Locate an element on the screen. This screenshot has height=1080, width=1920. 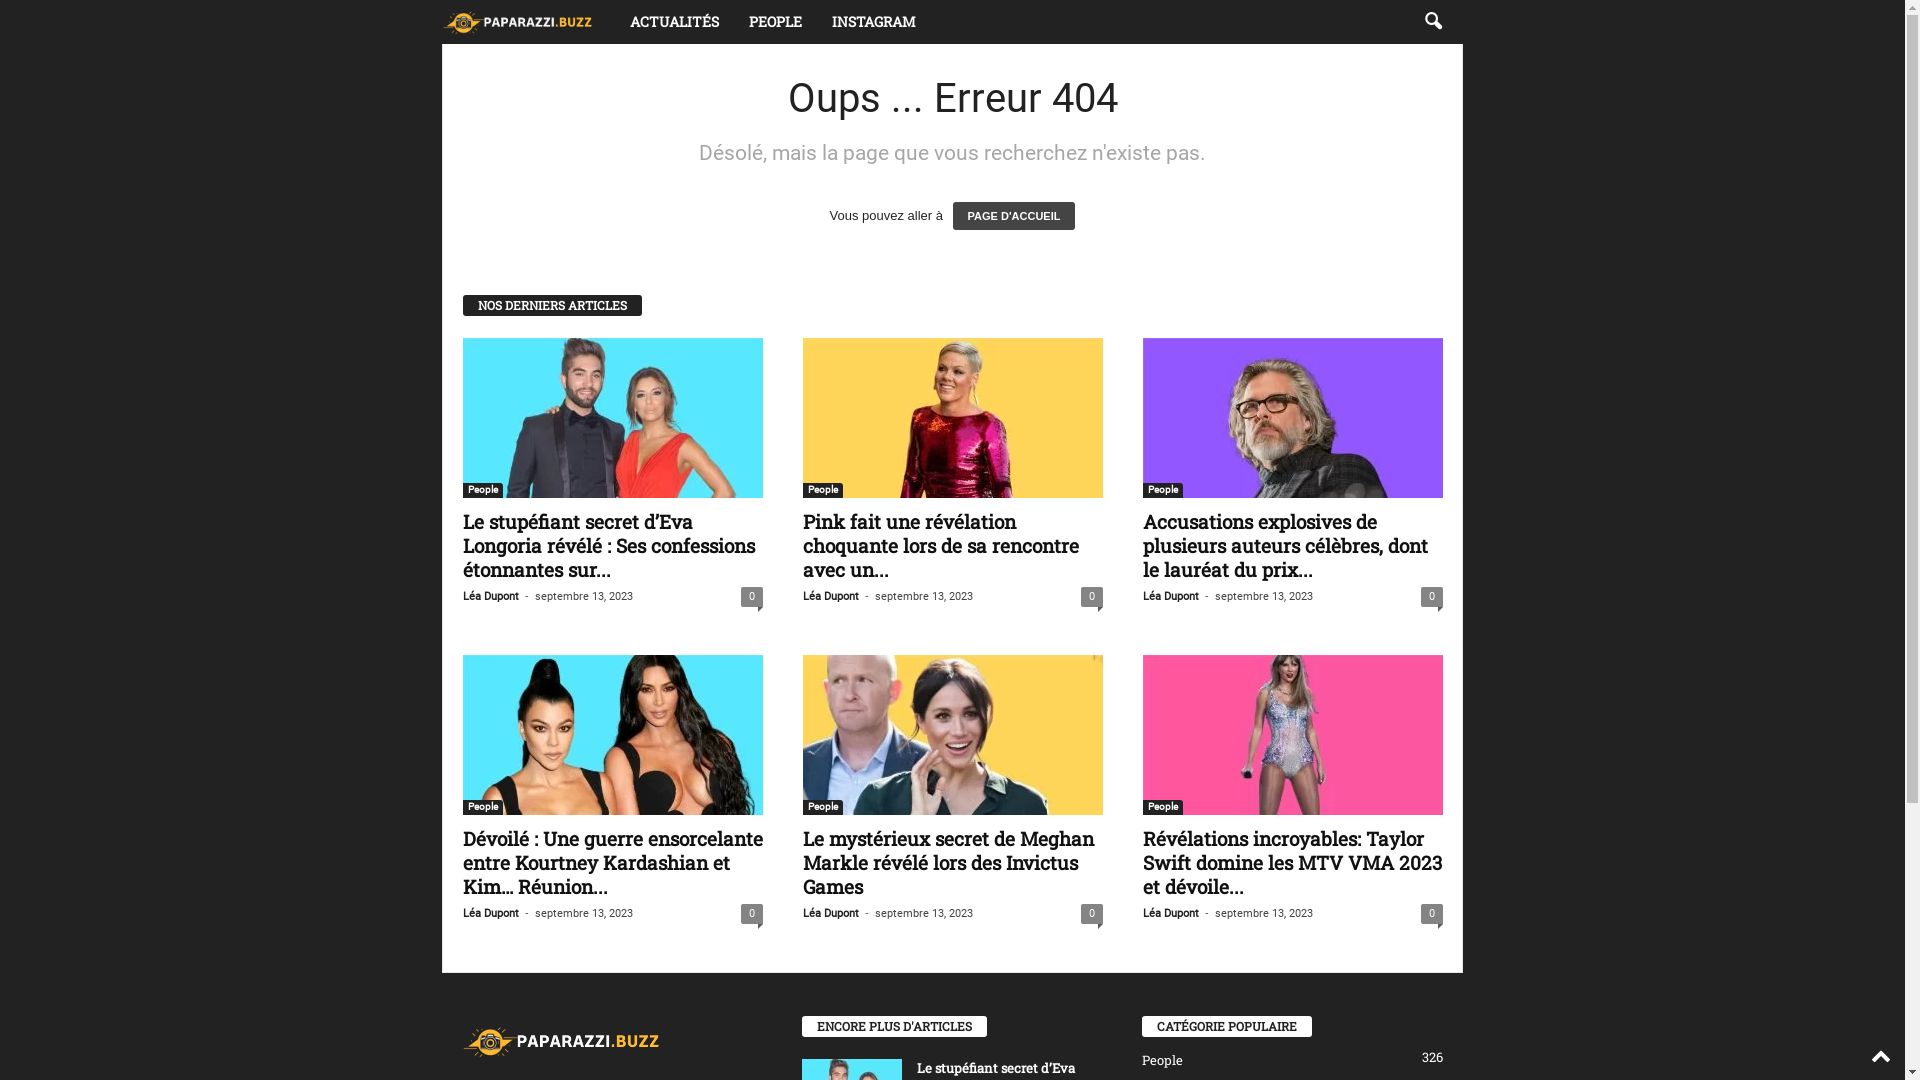
'PAGE D'ACCUEIL' is located at coordinates (1014, 216).